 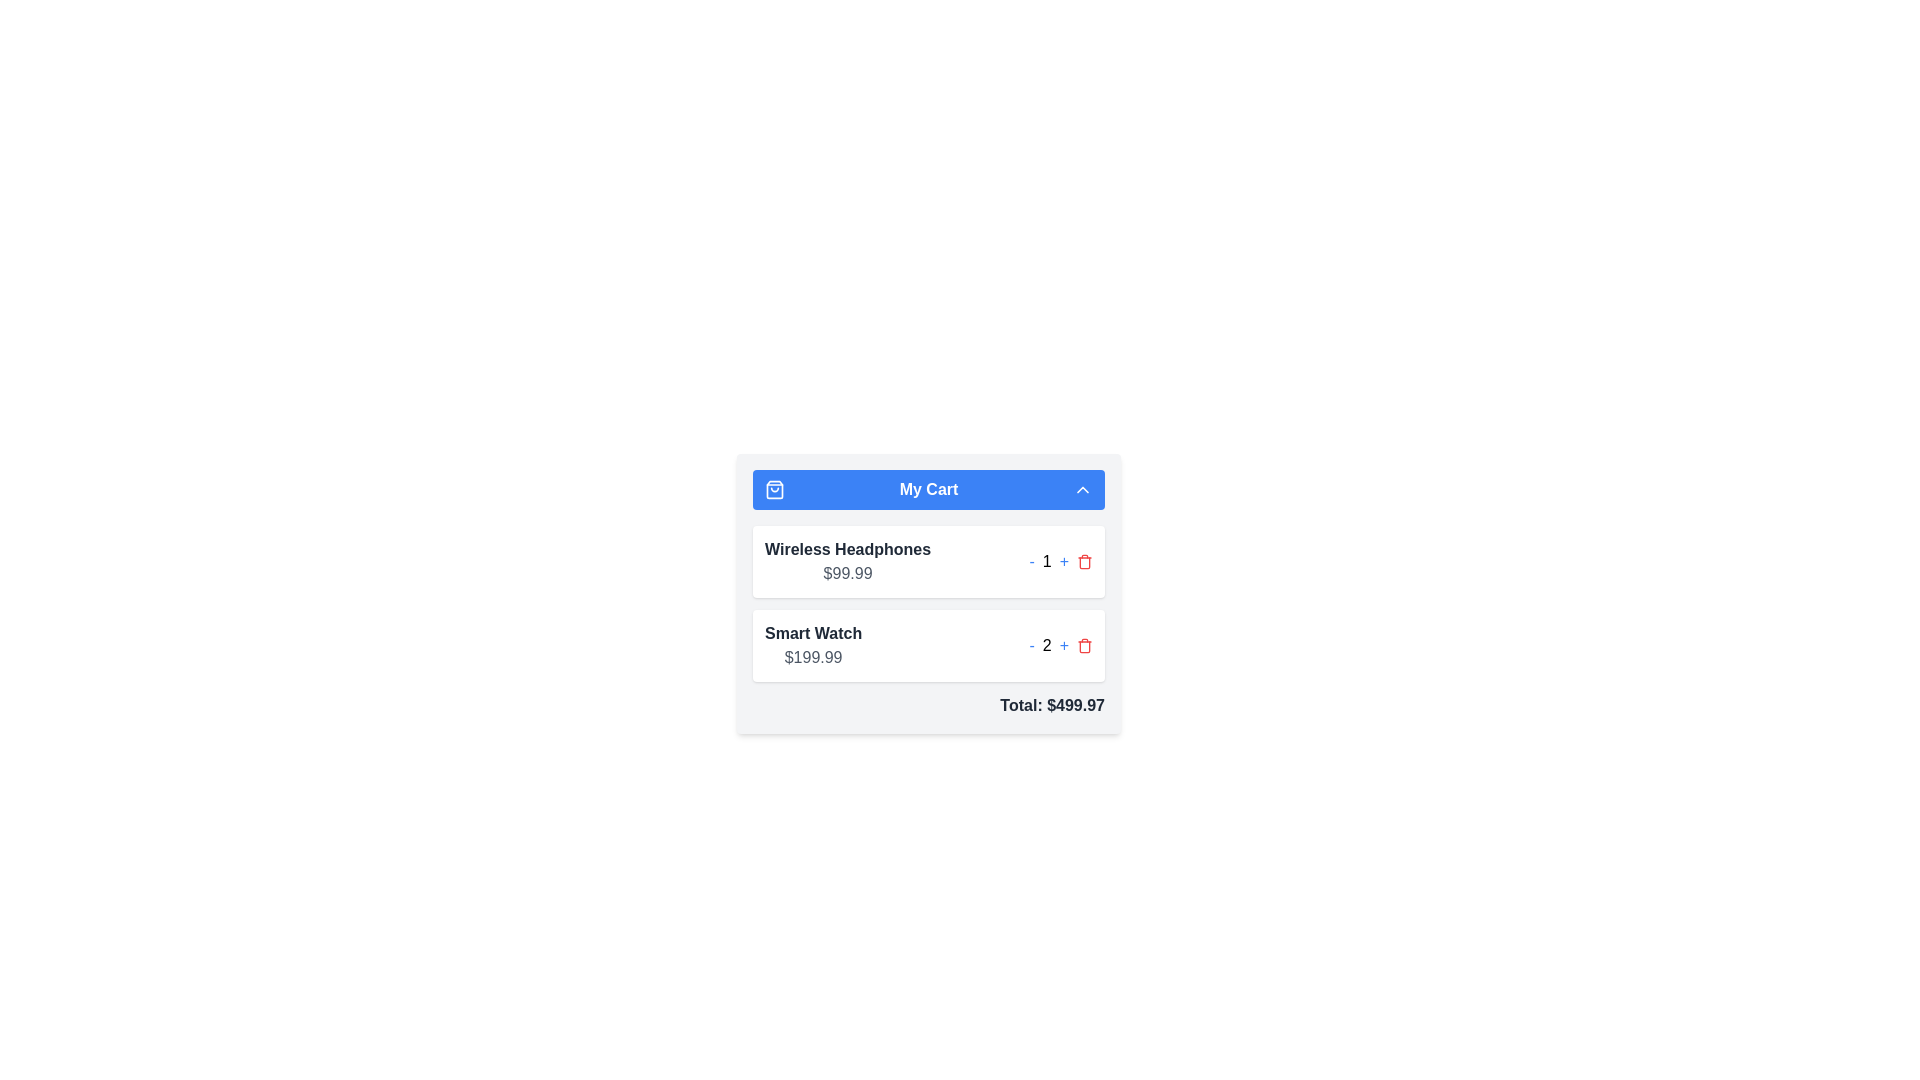 What do you see at coordinates (848, 550) in the screenshot?
I see `the Text Label displaying 'Wireless Headphones', which is located near the top-left area of the product card in the shopping cart interface` at bounding box center [848, 550].